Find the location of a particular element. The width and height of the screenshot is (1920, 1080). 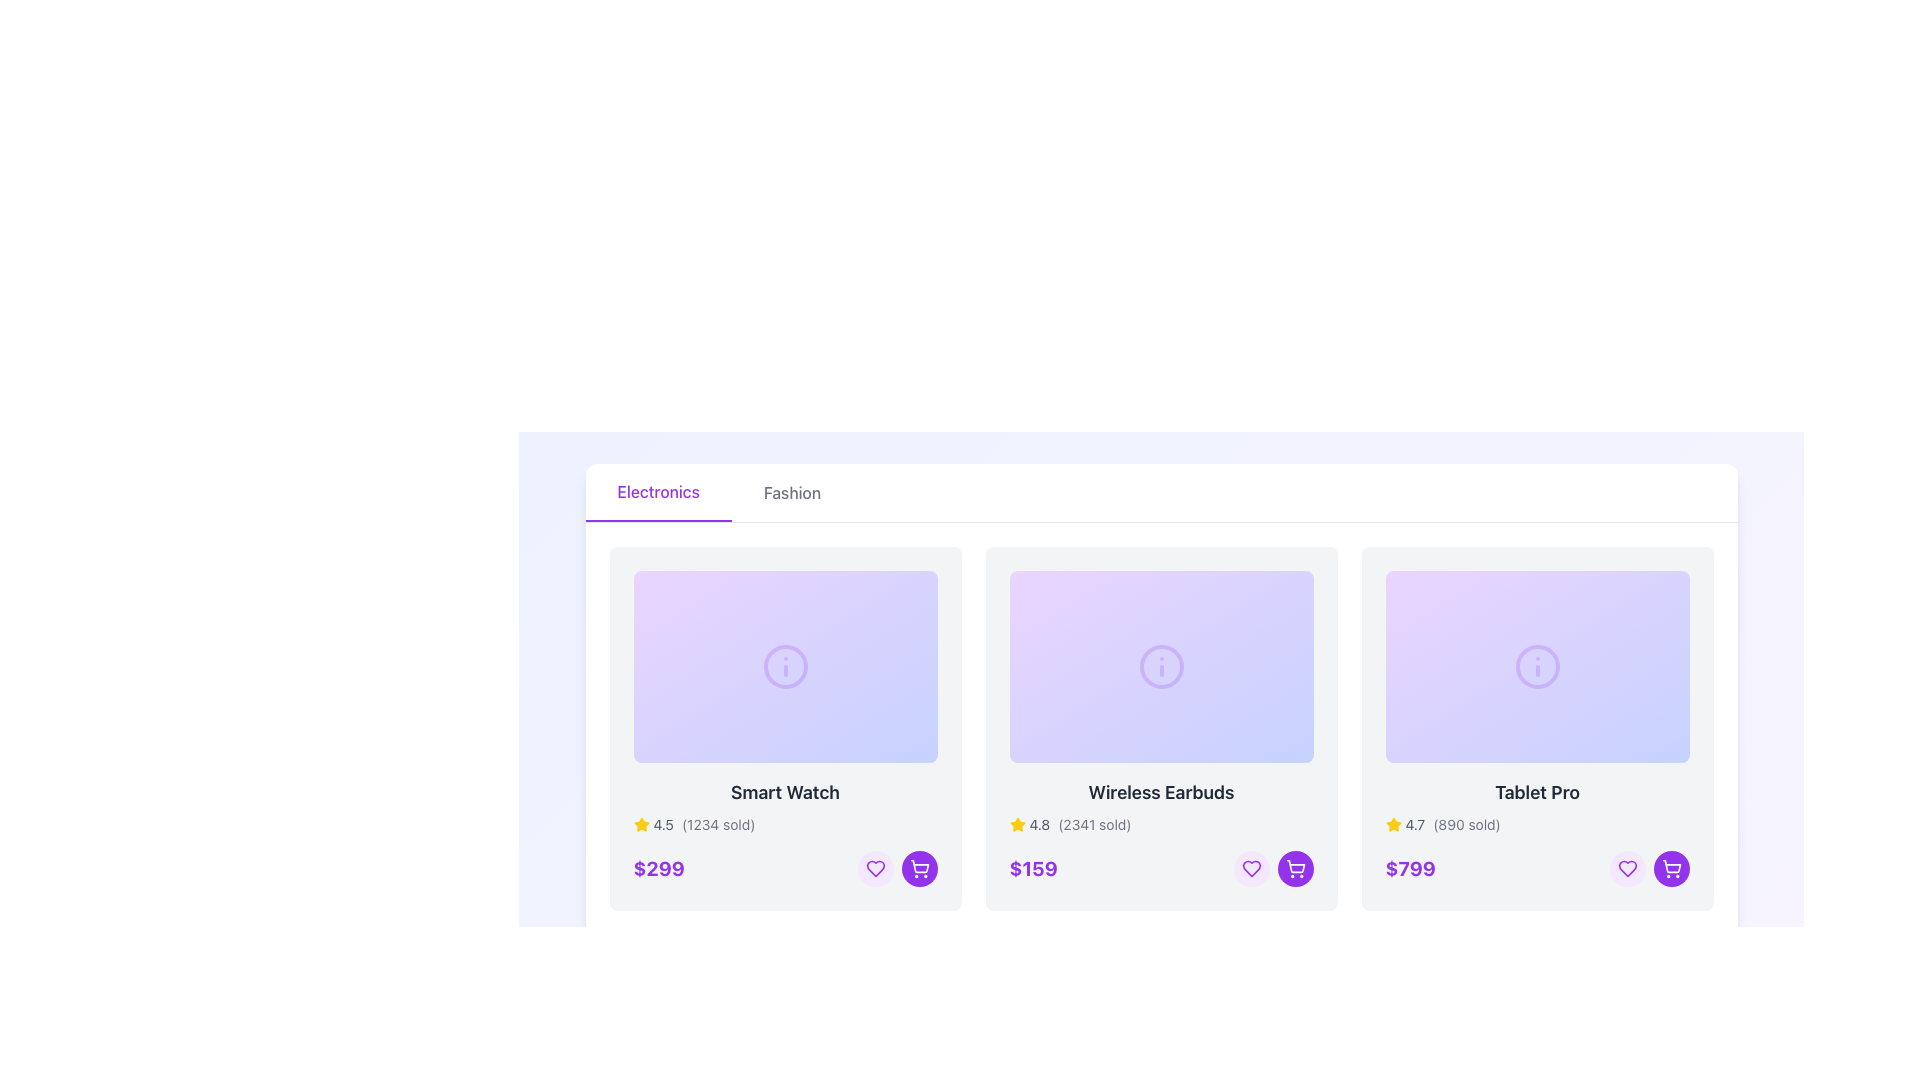

the circular border of the 'info' symbol within the 'Wireless Earbuds' product card, which is centrally located in the card and has a thin stroke with no fill color is located at coordinates (1161, 667).